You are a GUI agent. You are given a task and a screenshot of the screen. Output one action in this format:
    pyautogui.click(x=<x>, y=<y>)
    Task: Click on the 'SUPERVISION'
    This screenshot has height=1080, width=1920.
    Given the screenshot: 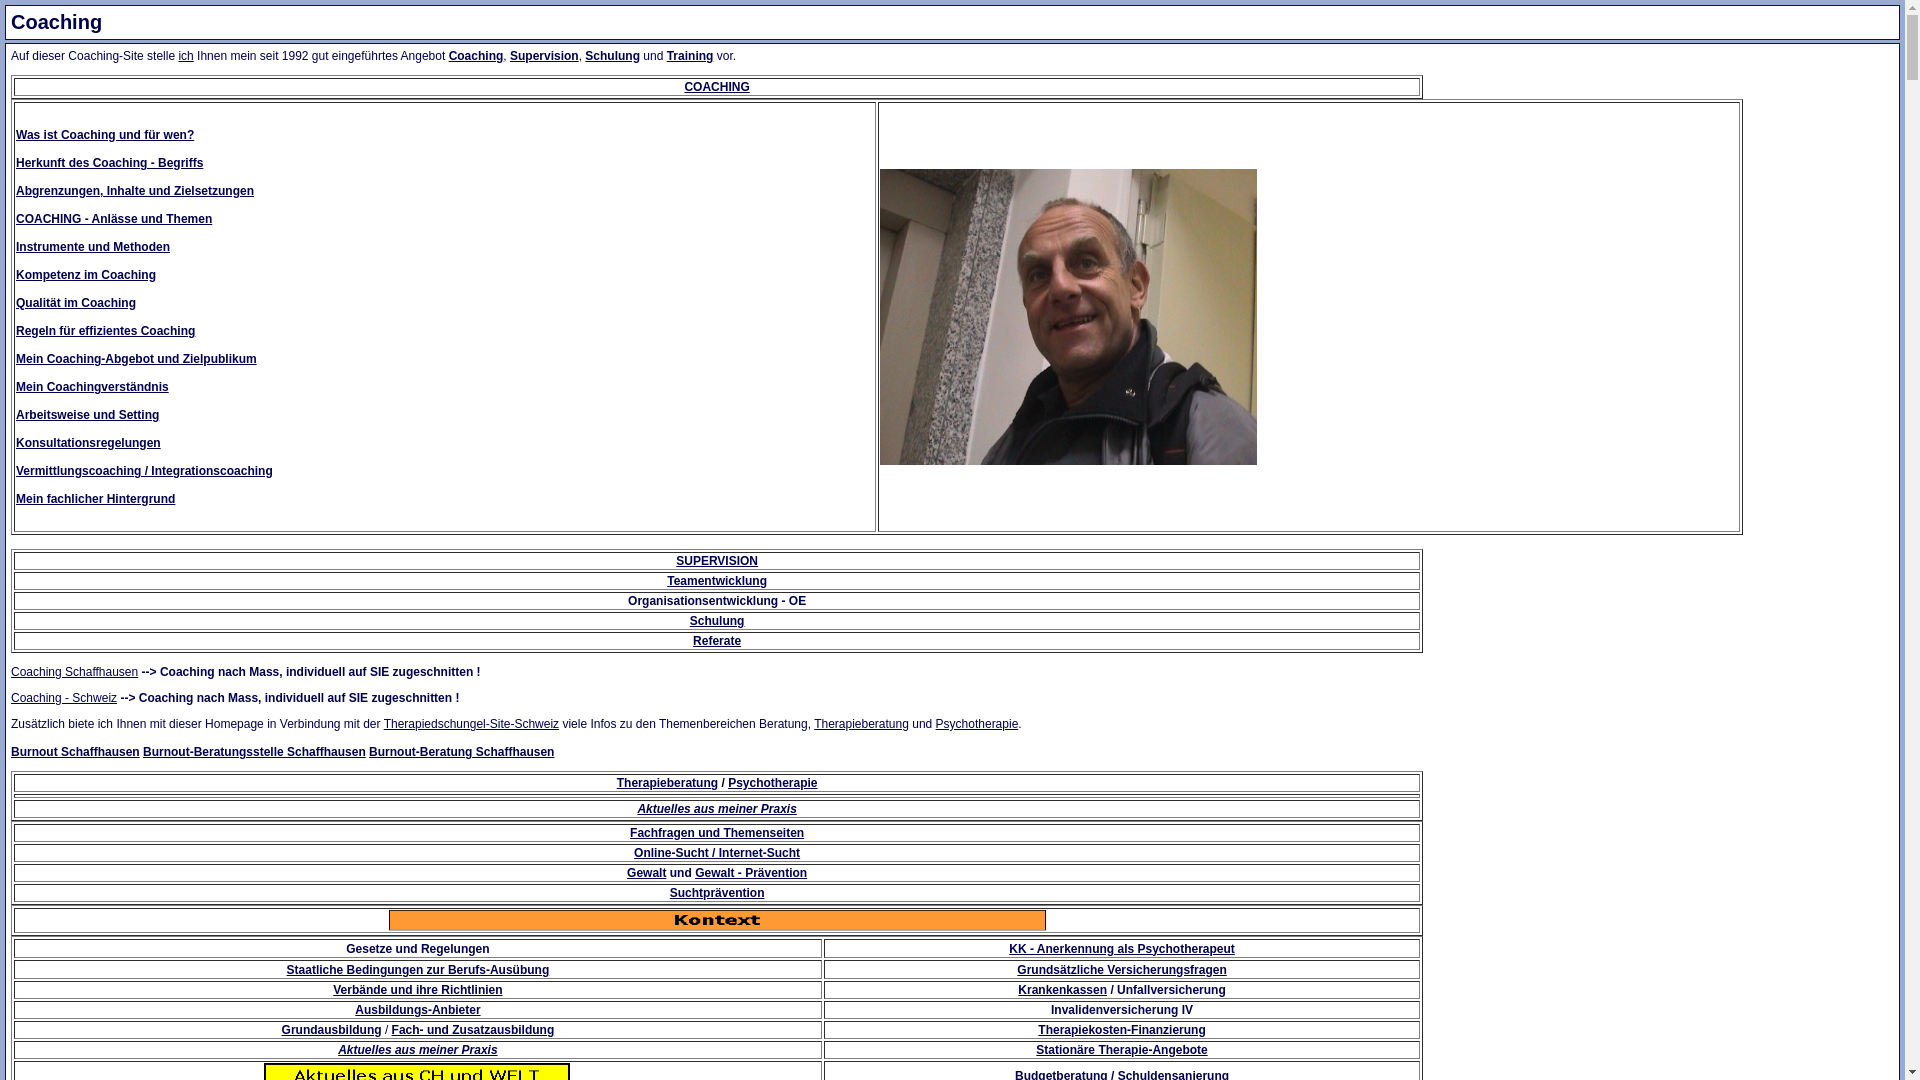 What is the action you would take?
    pyautogui.click(x=716, y=560)
    